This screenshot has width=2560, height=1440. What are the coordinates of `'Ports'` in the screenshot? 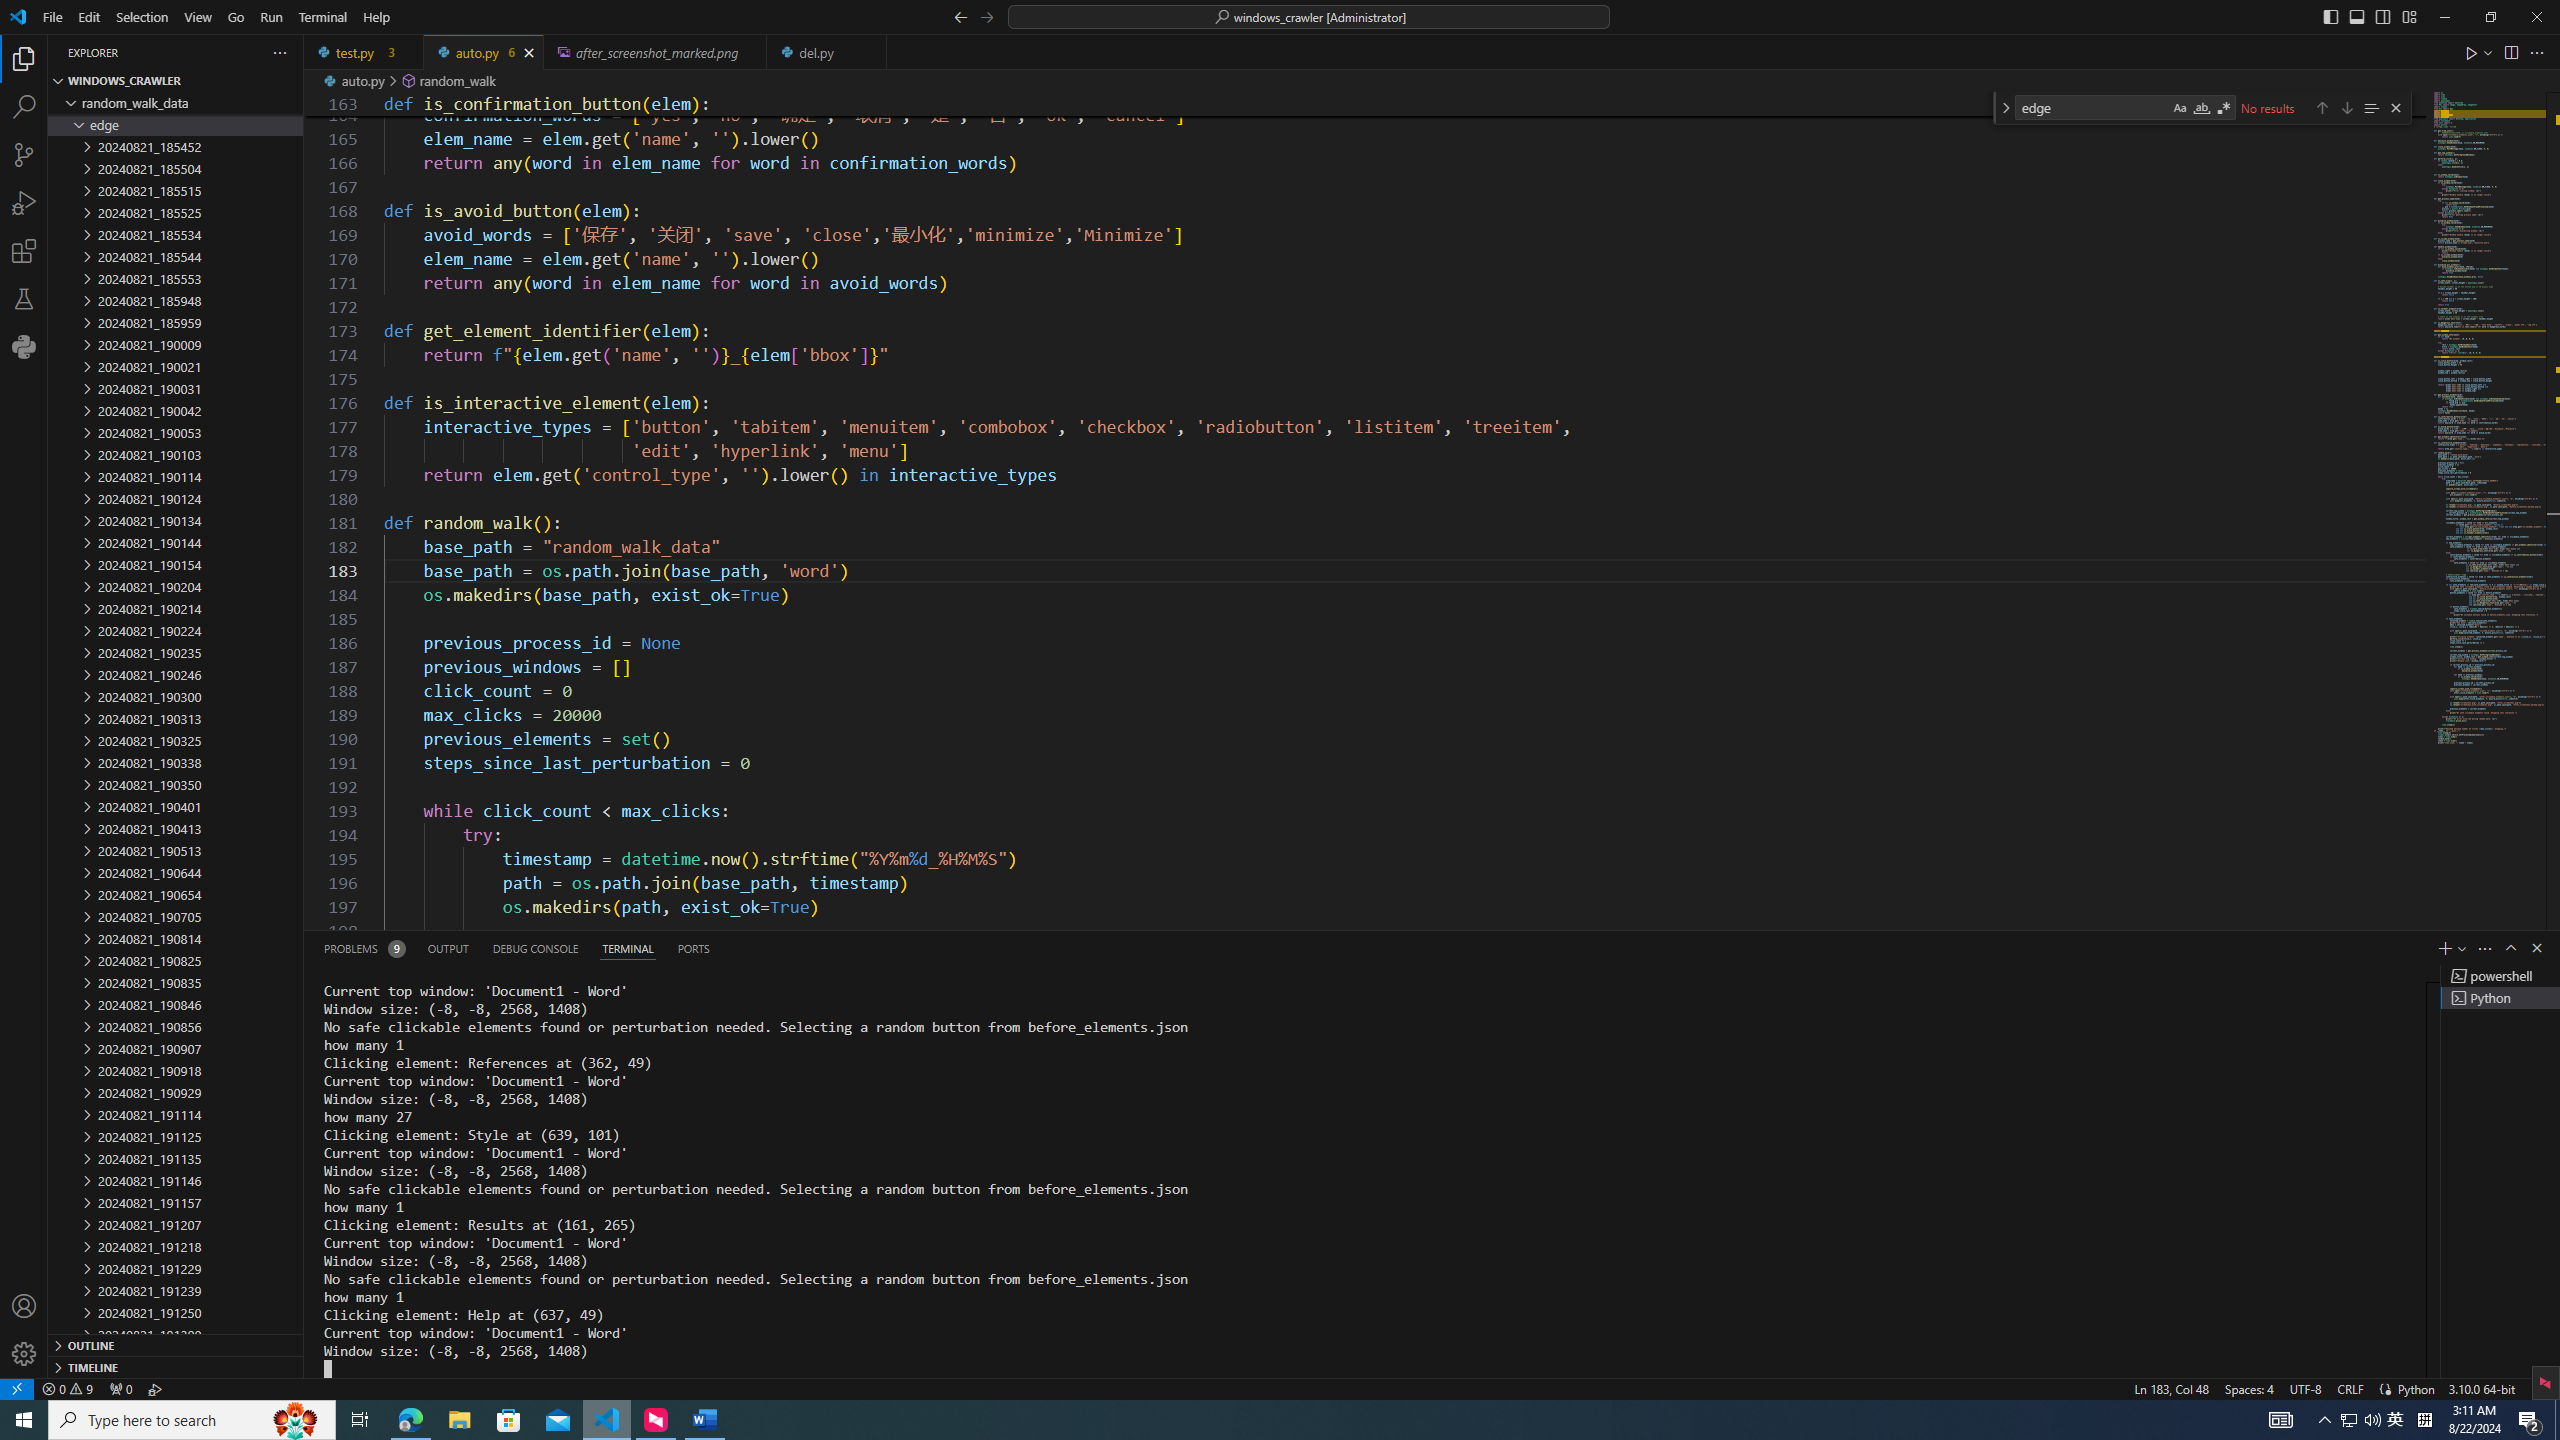 It's located at (692, 947).